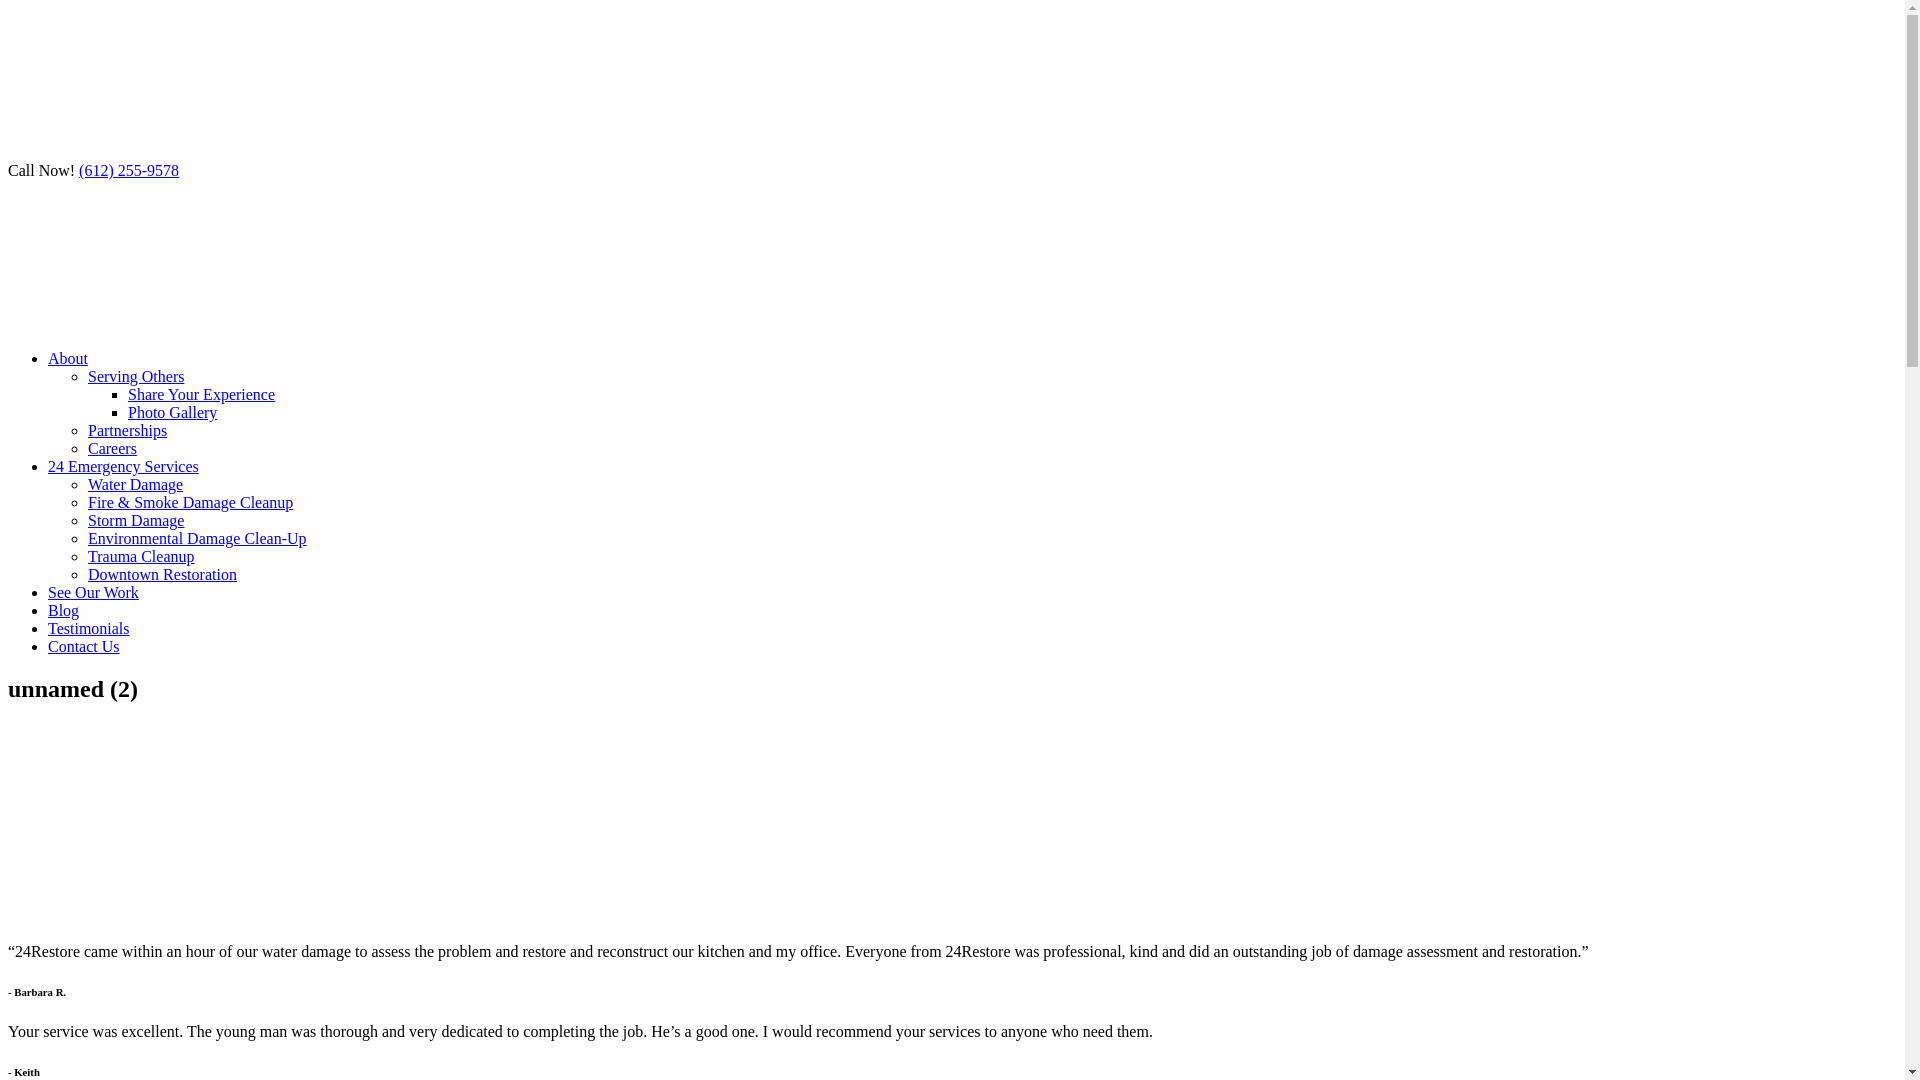  What do you see at coordinates (111, 447) in the screenshot?
I see `'Careers'` at bounding box center [111, 447].